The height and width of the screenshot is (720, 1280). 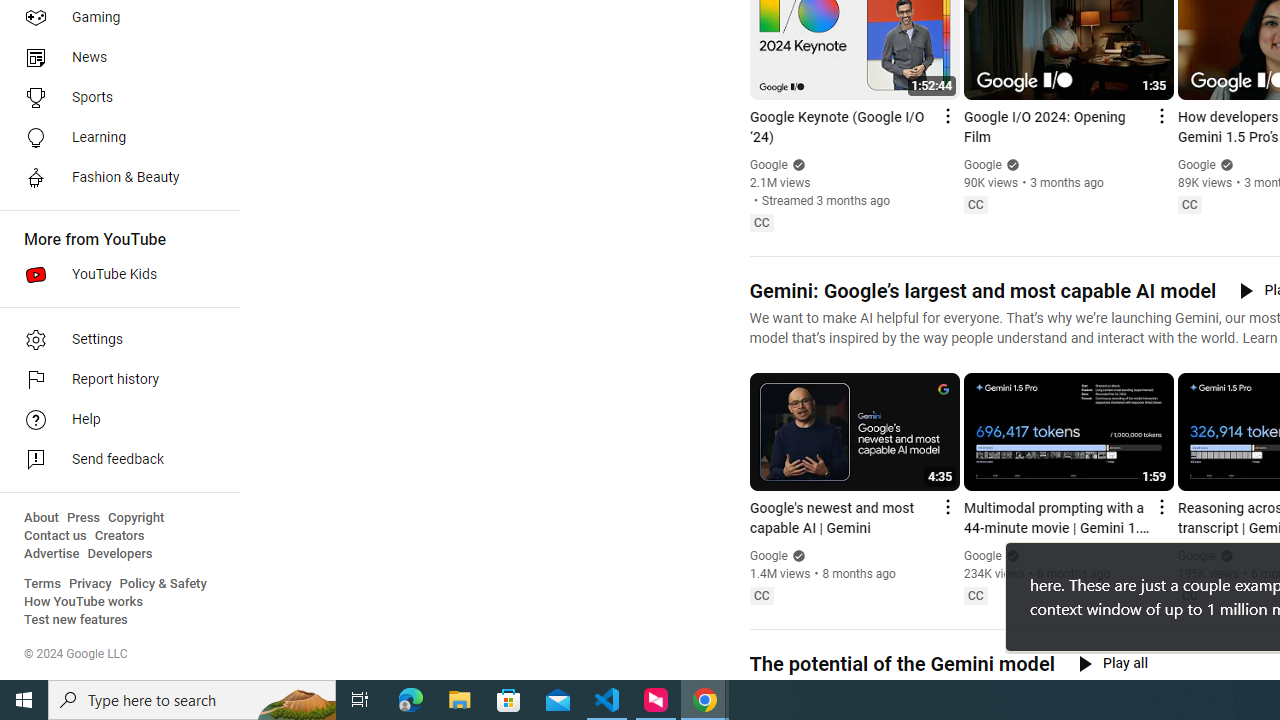 What do you see at coordinates (112, 275) in the screenshot?
I see `'YouTube Kids'` at bounding box center [112, 275].